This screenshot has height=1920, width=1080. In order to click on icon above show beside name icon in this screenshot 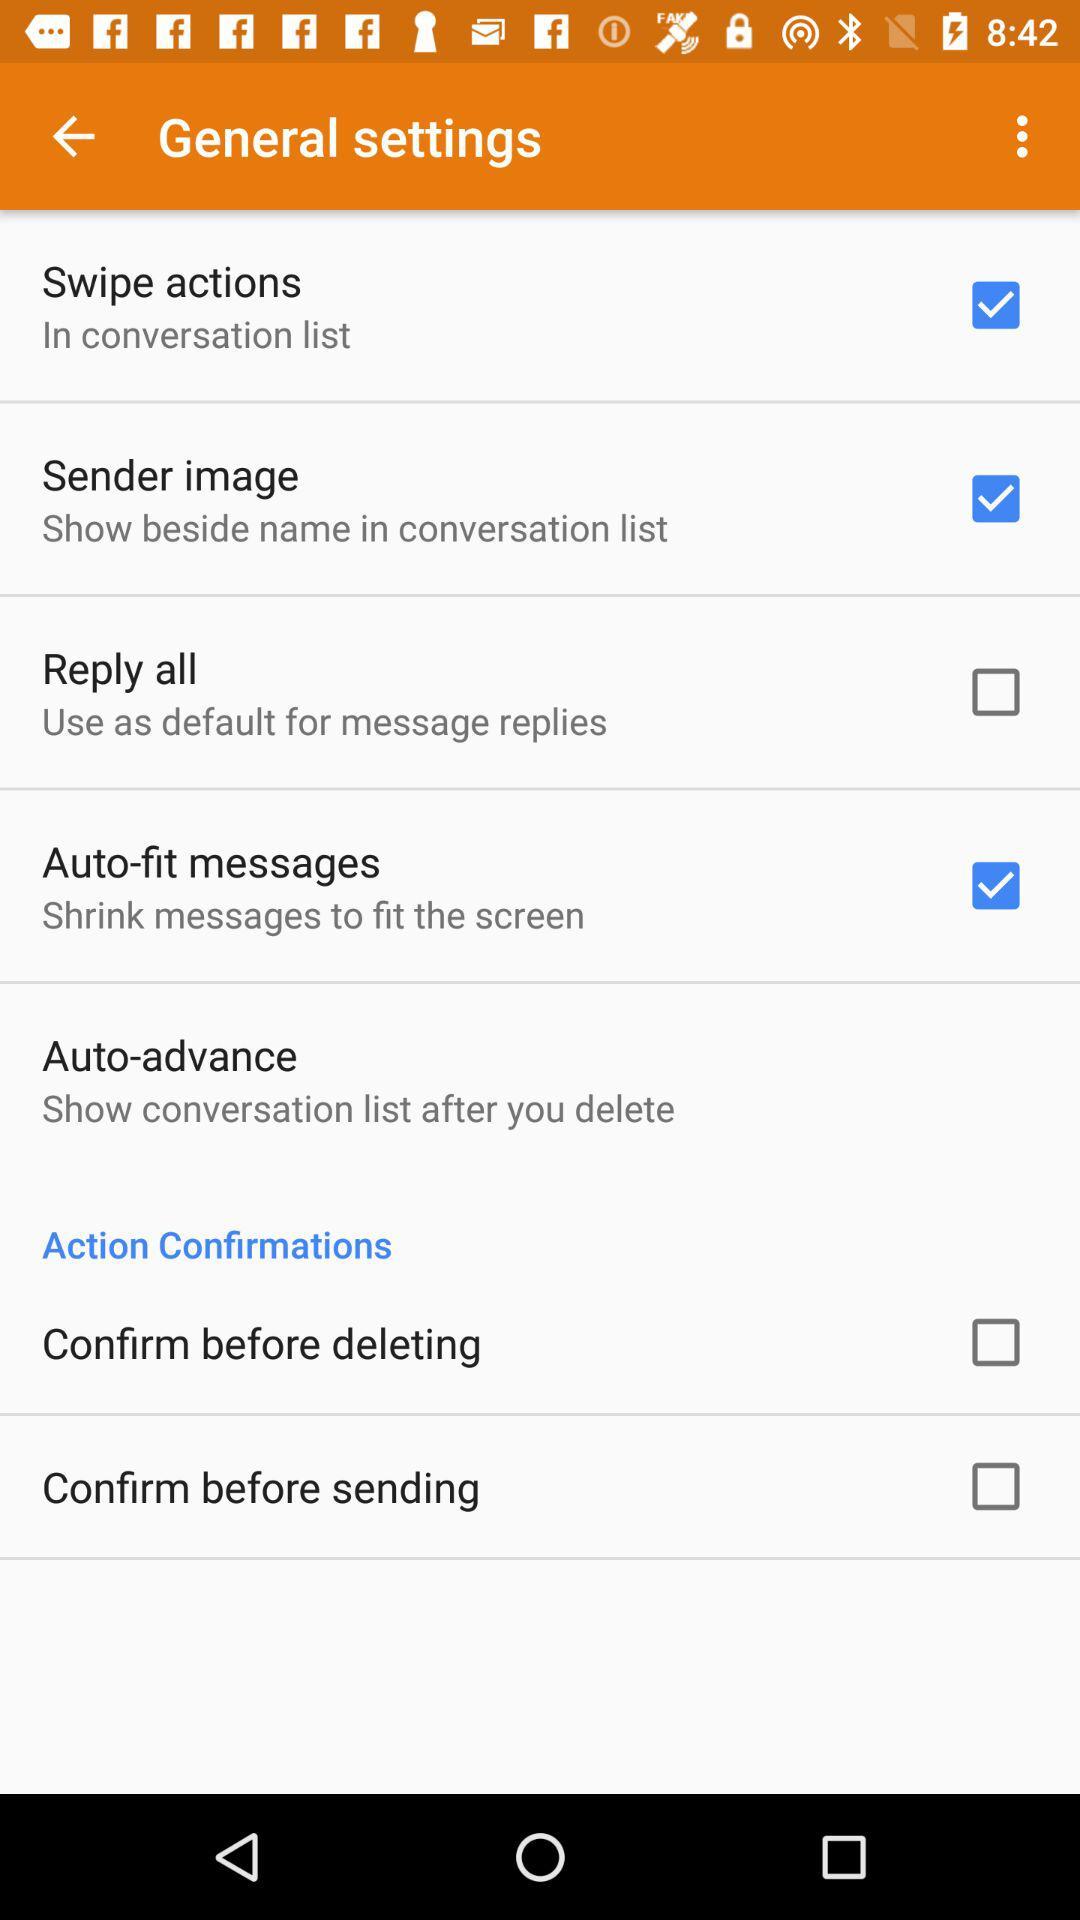, I will do `click(169, 473)`.